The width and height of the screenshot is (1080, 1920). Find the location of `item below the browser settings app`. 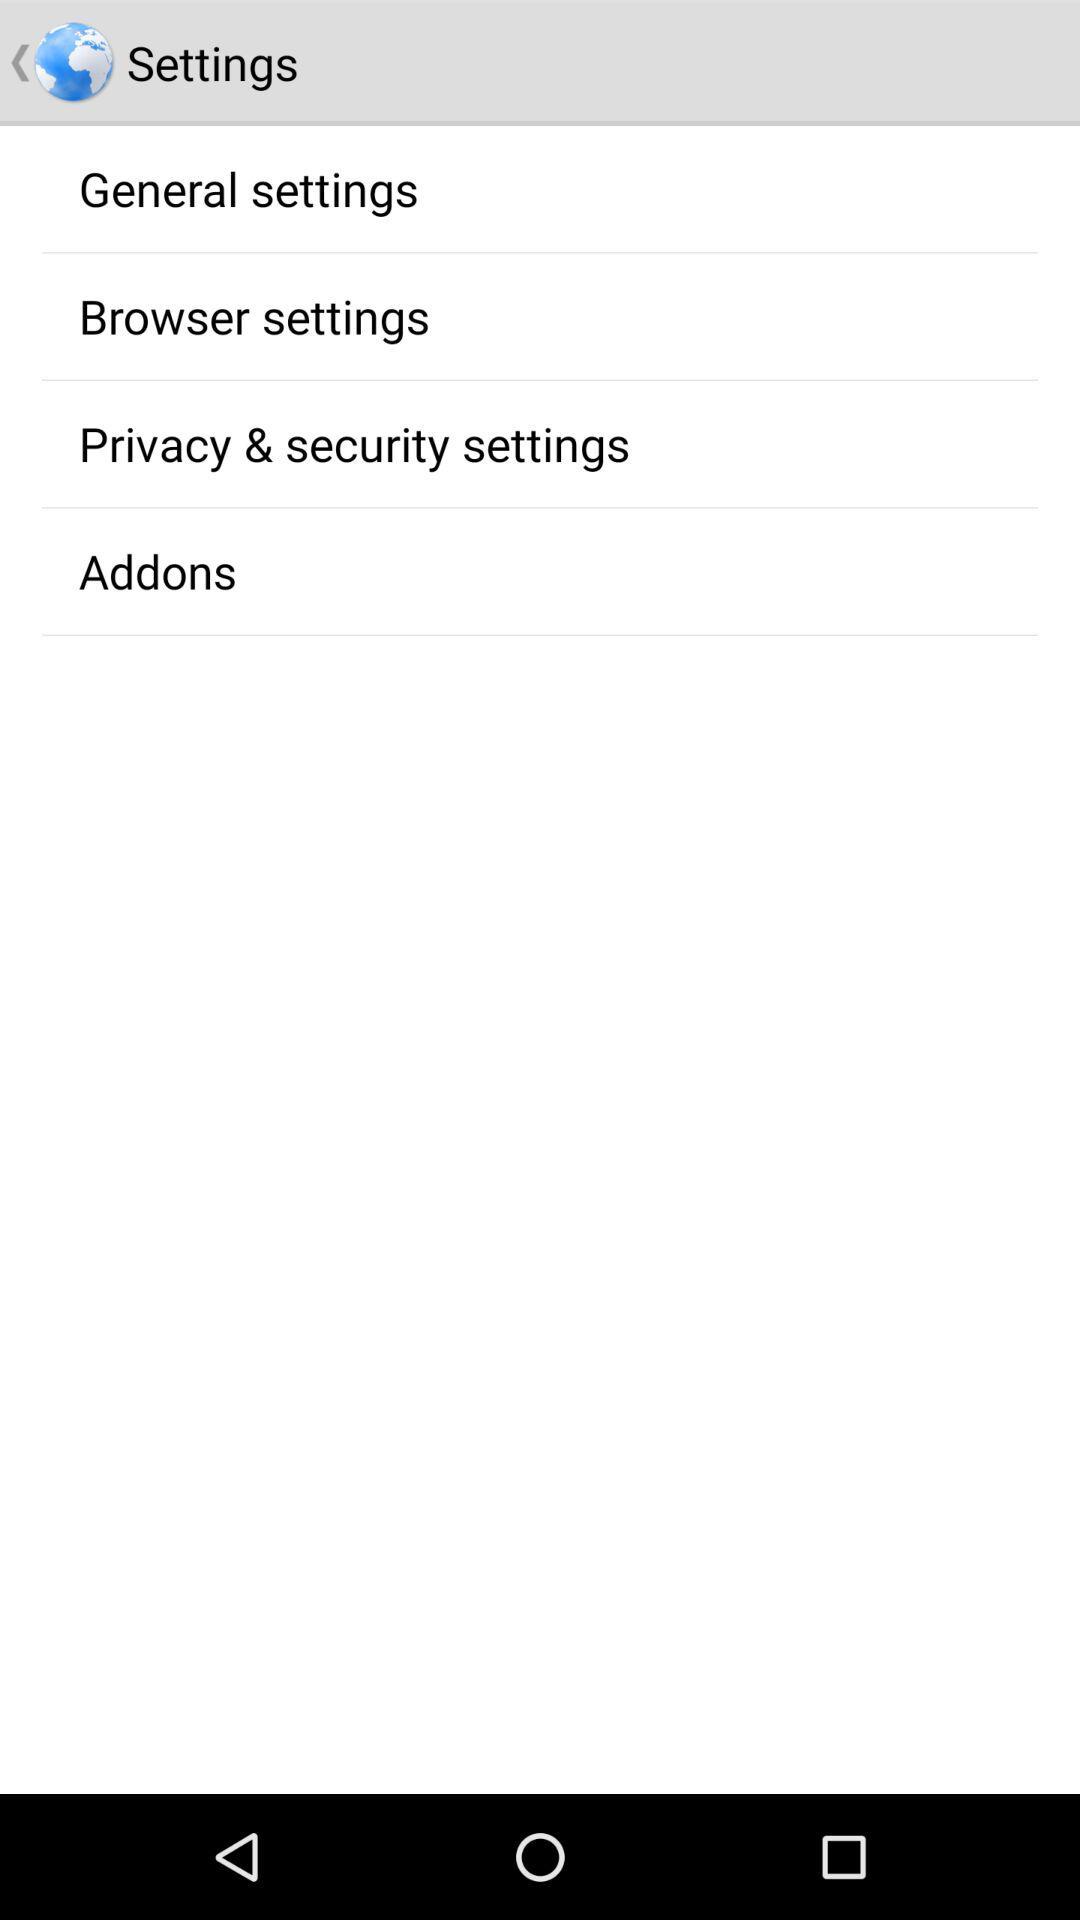

item below the browser settings app is located at coordinates (353, 442).